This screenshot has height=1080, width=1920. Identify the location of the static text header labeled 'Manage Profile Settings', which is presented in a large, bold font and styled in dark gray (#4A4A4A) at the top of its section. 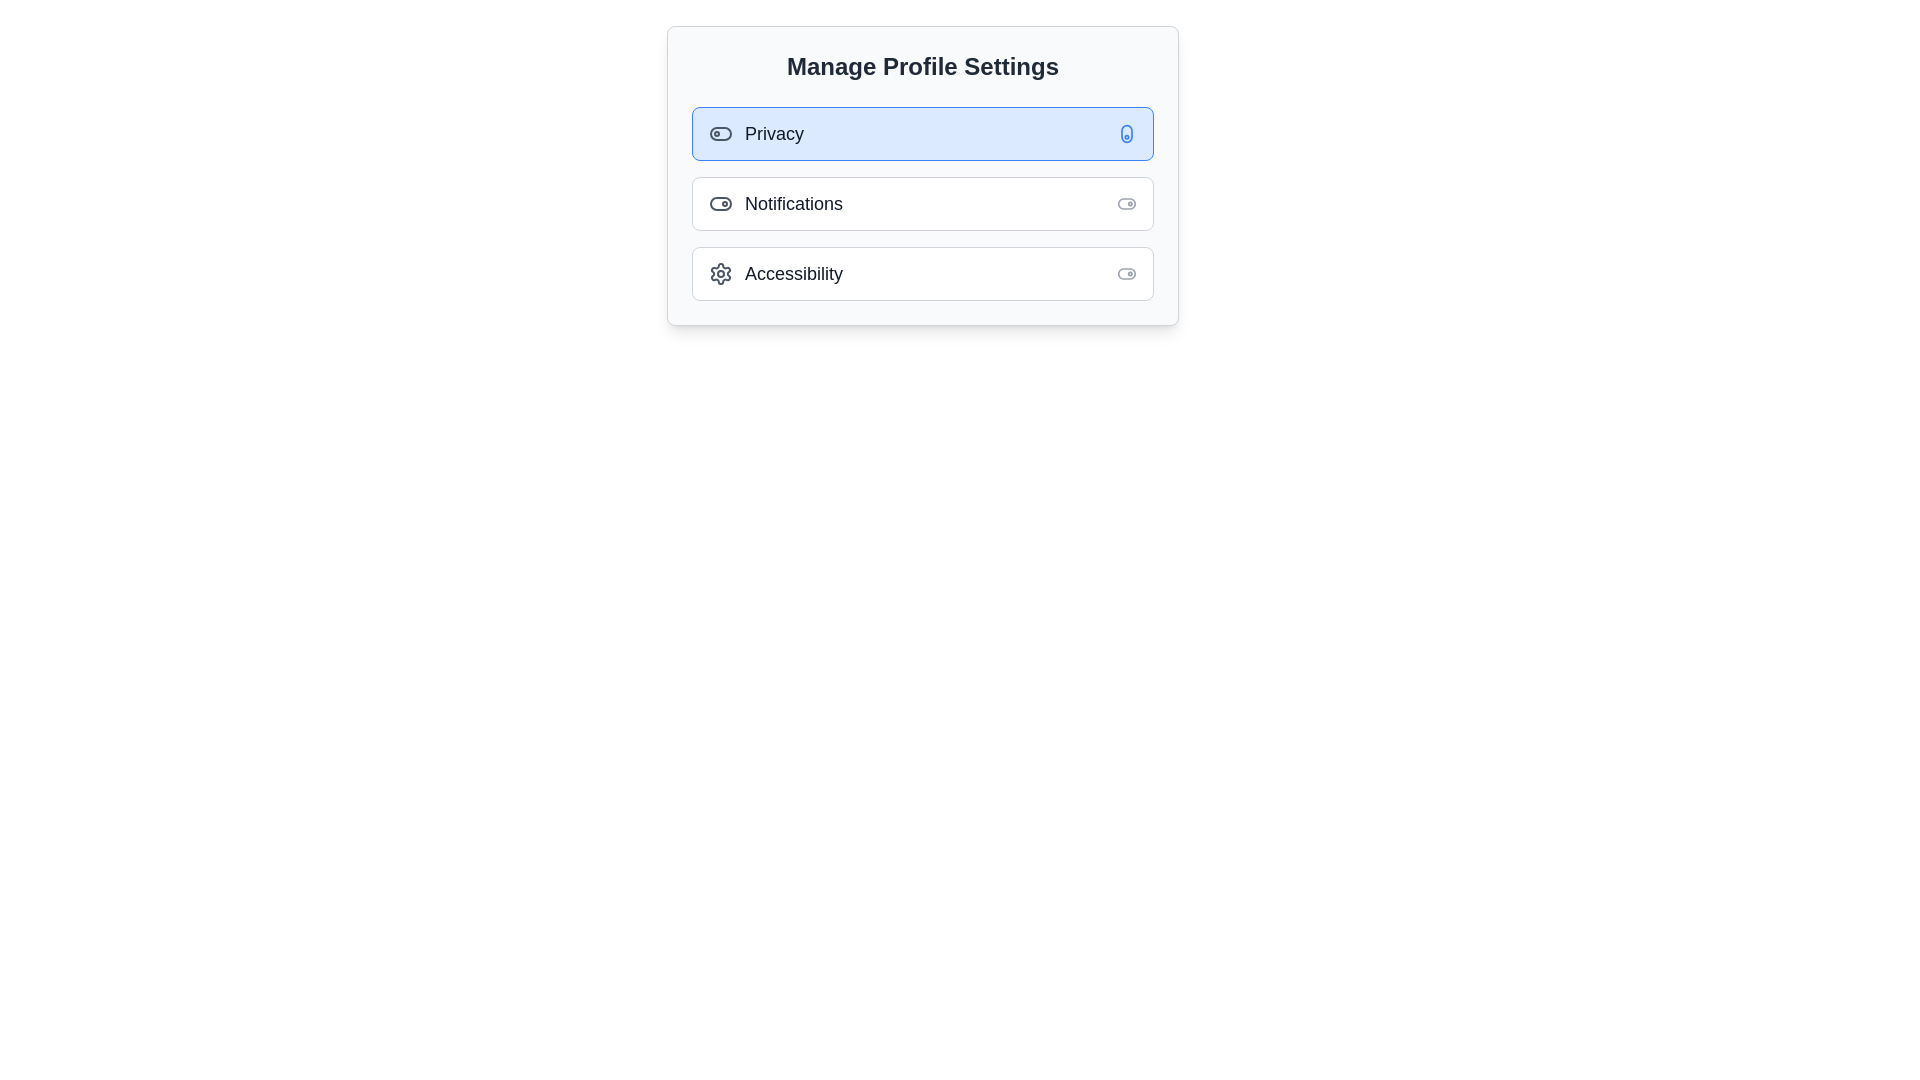
(921, 65).